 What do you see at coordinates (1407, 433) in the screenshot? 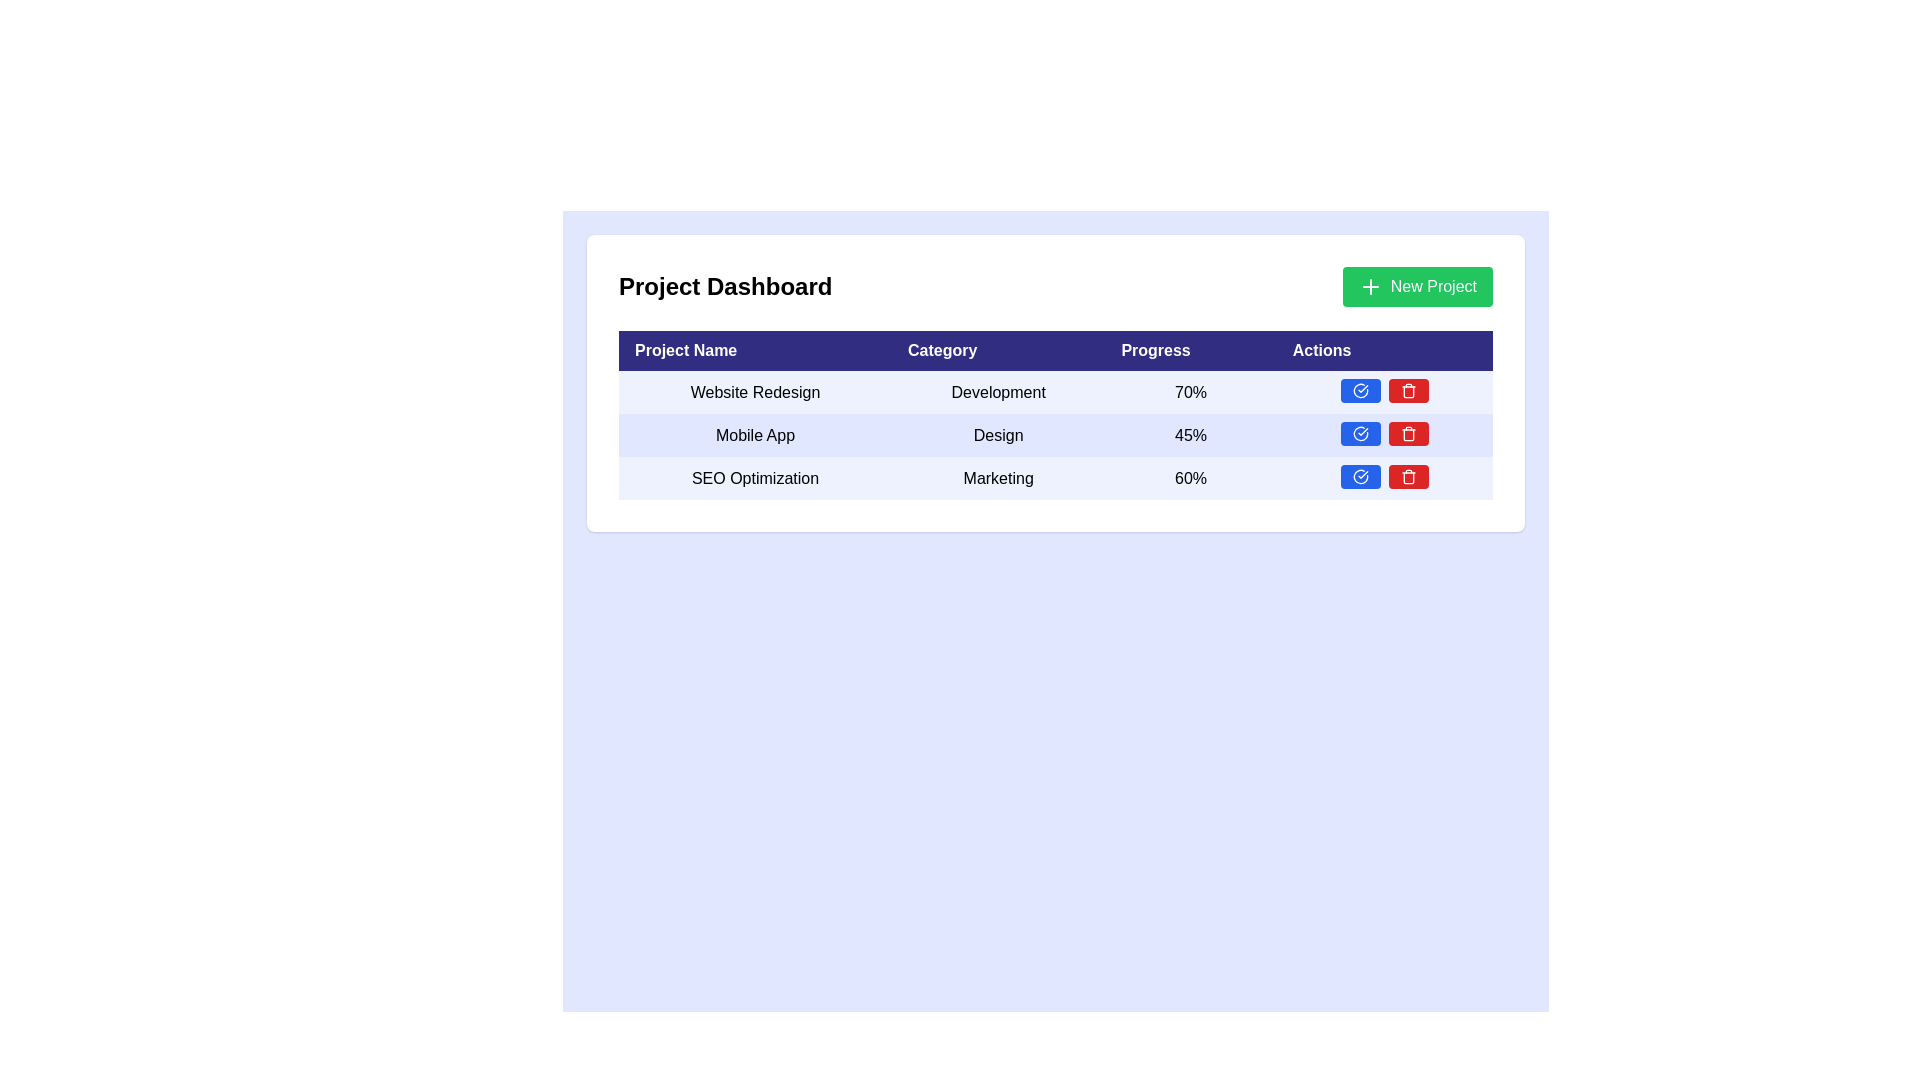
I see `the small red button with a trash icon located in the third table row under the 'Actions' column` at bounding box center [1407, 433].